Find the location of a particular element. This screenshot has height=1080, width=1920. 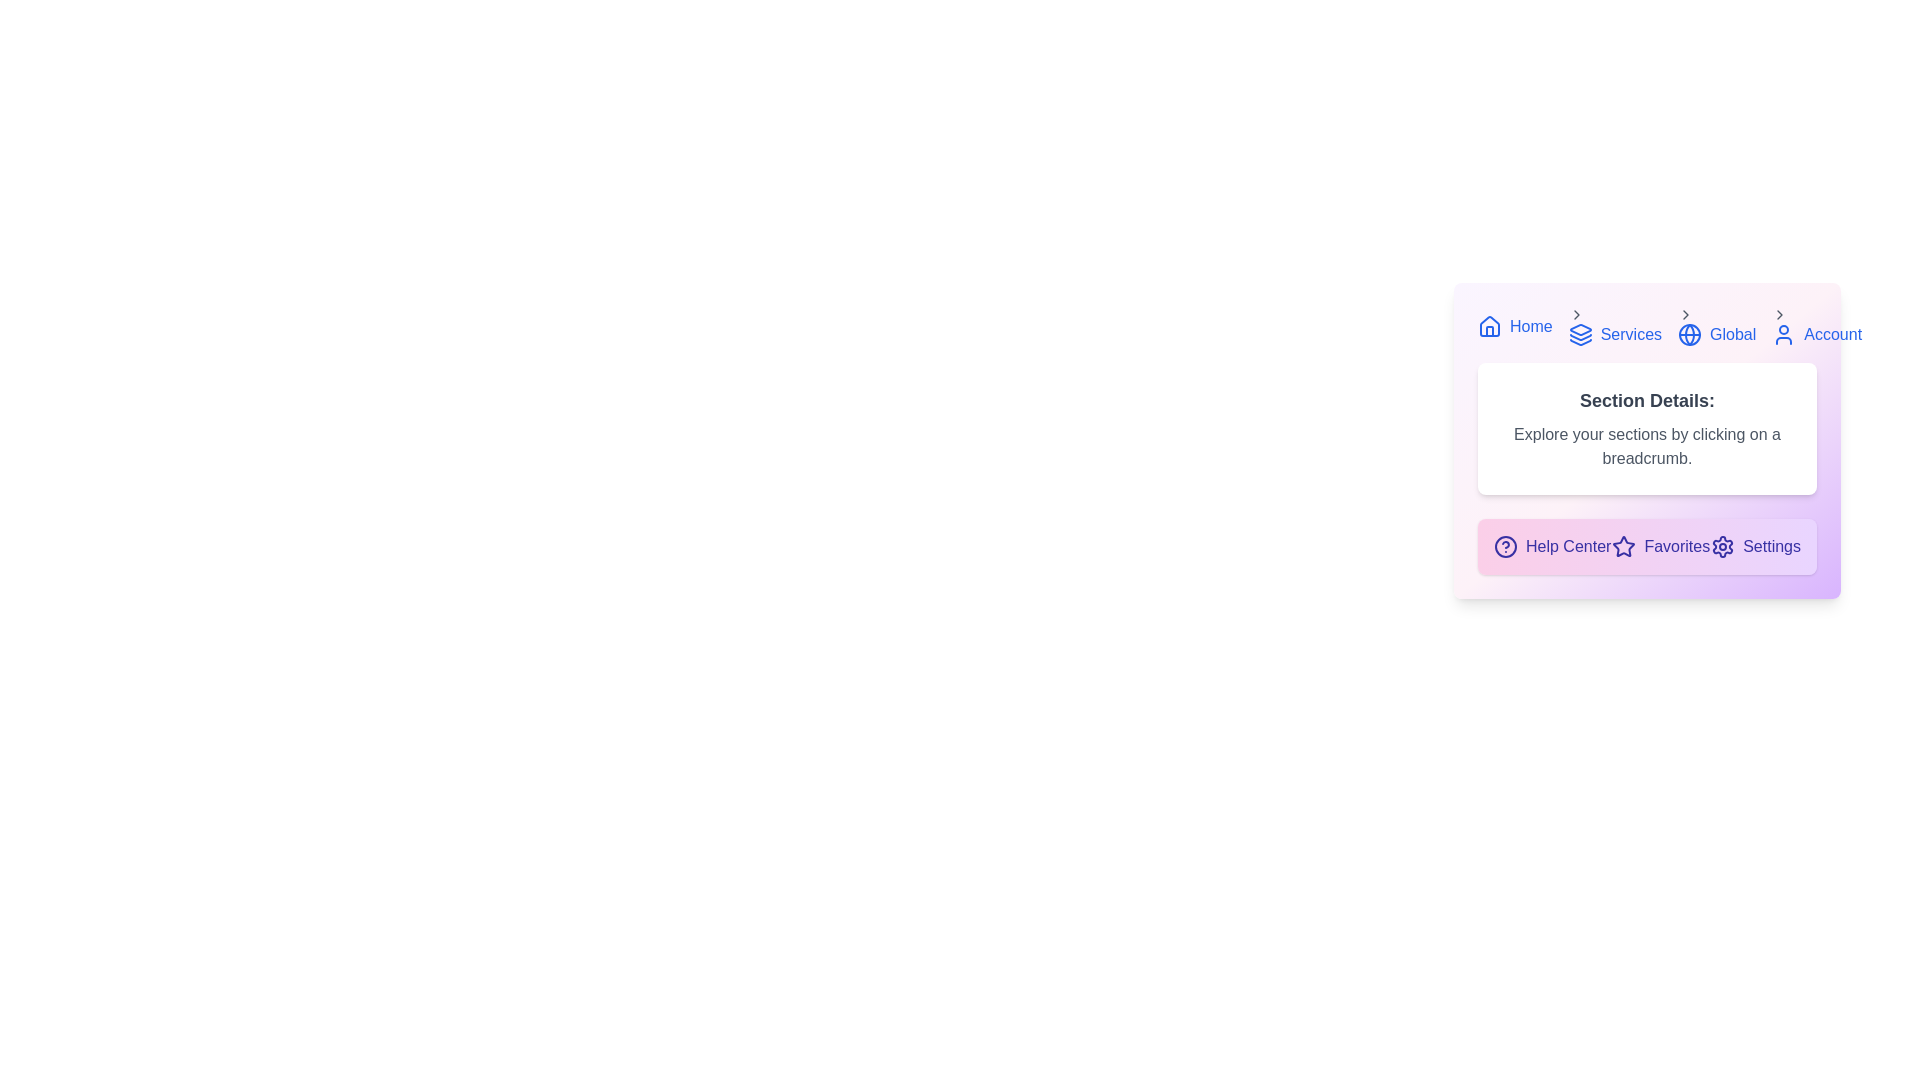

the 'Services' text label in the breadcrumb navigation to trigger the underline effect is located at coordinates (1631, 334).